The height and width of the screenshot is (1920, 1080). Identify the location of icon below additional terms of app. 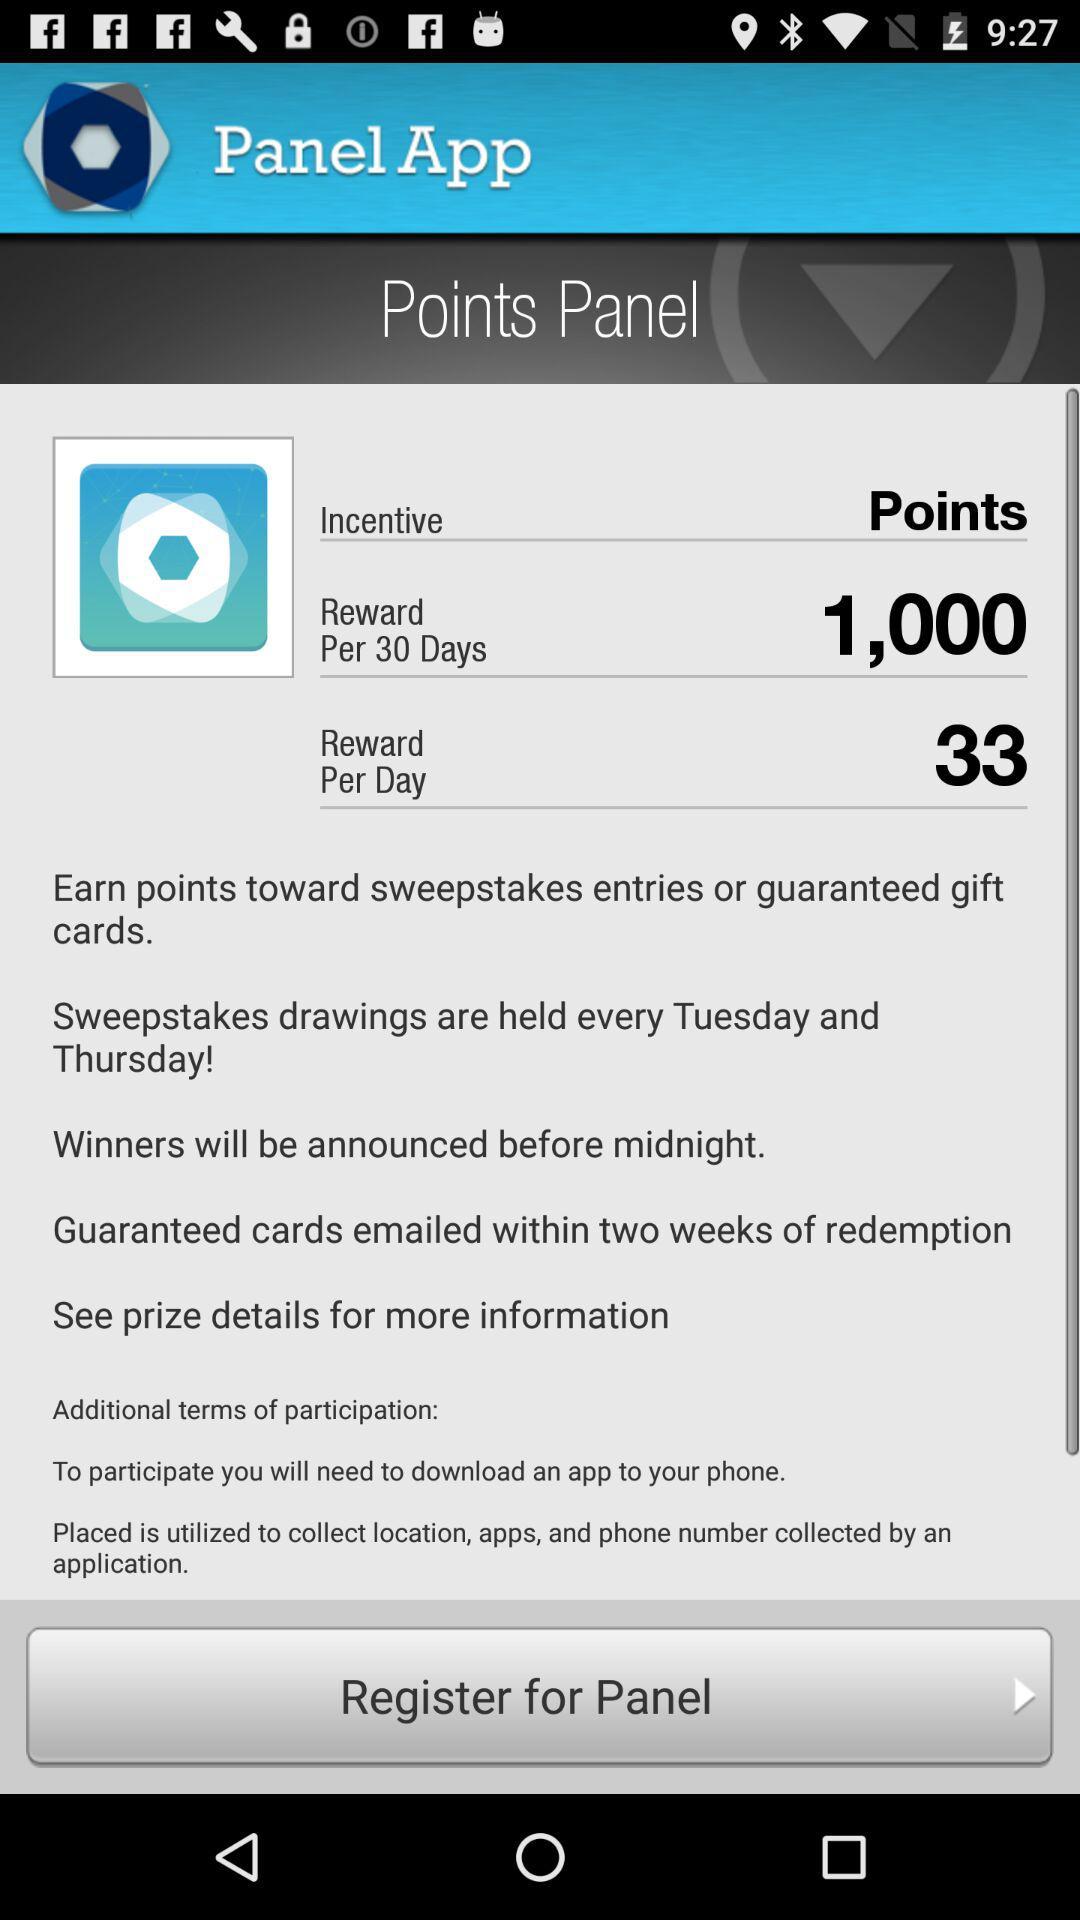
(540, 1695).